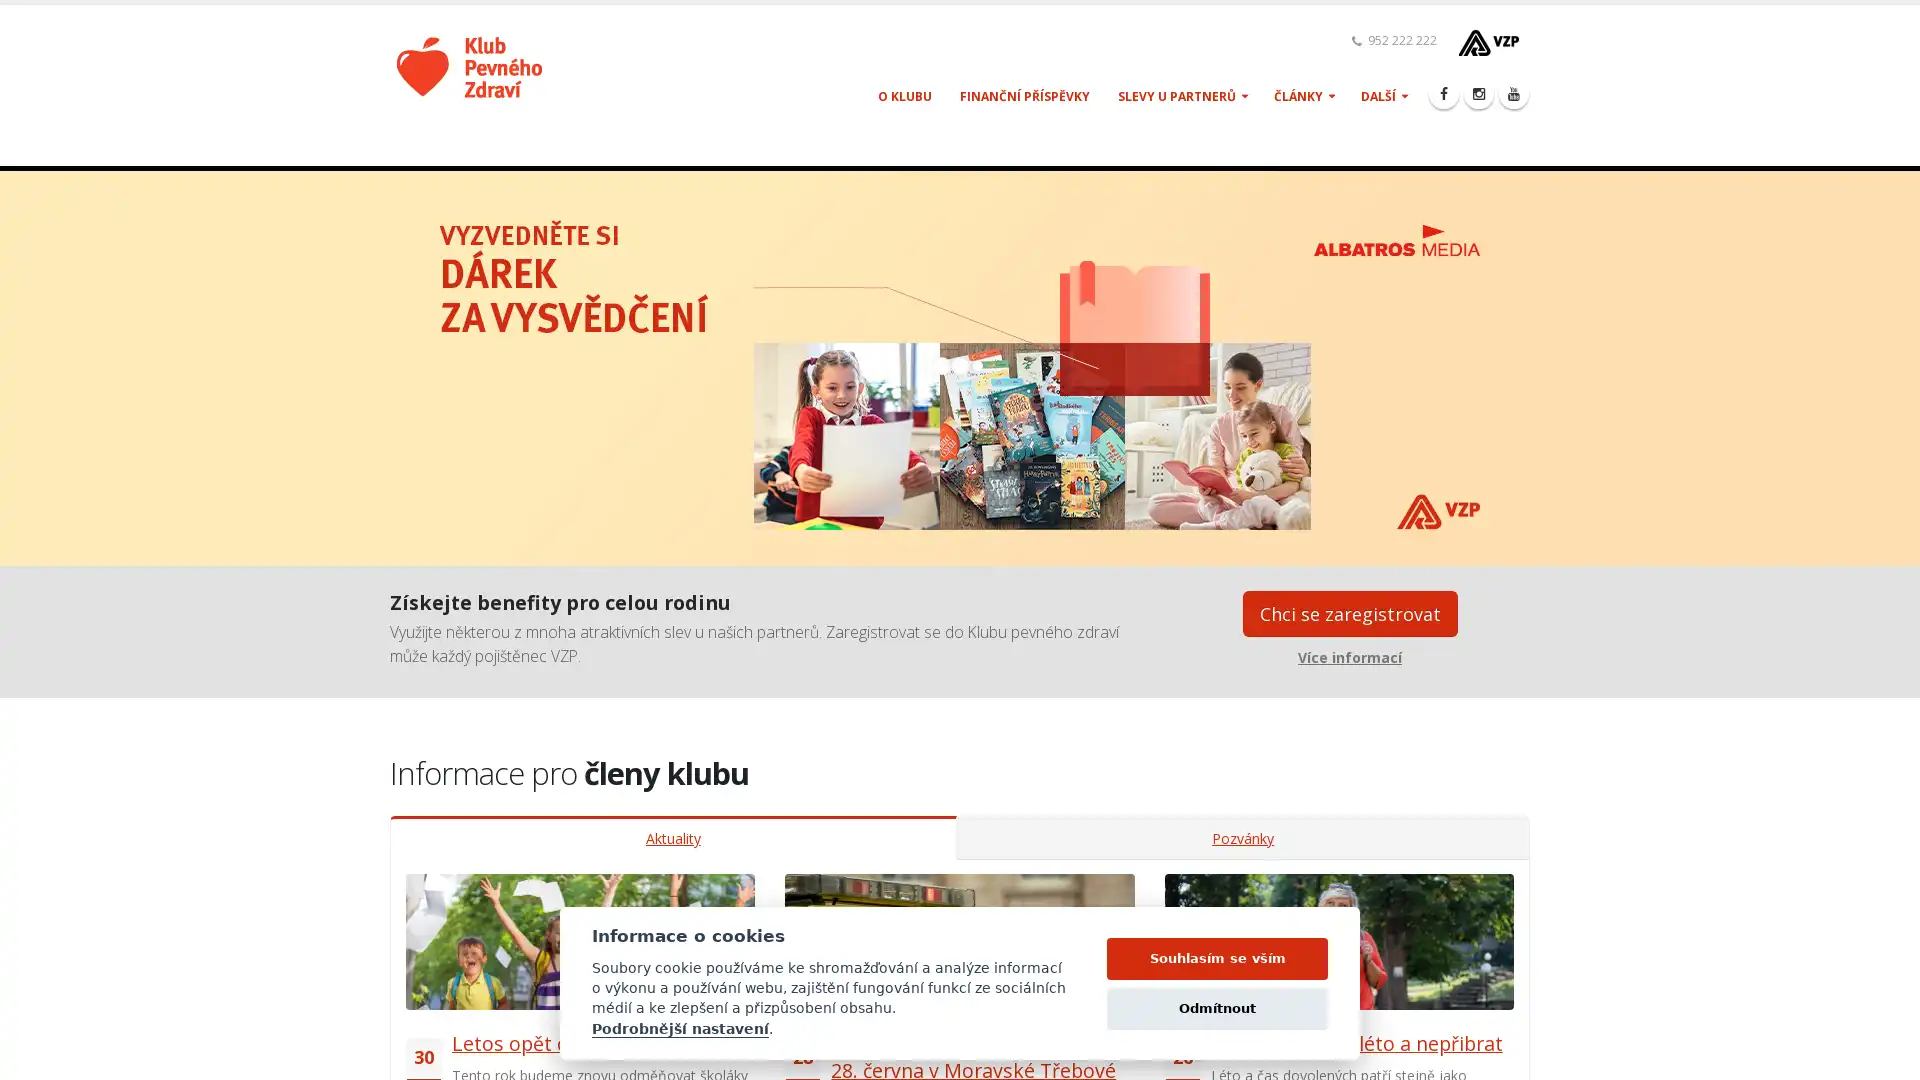 The image size is (1920, 1080). I want to click on Odmitnout, so click(1216, 1018).